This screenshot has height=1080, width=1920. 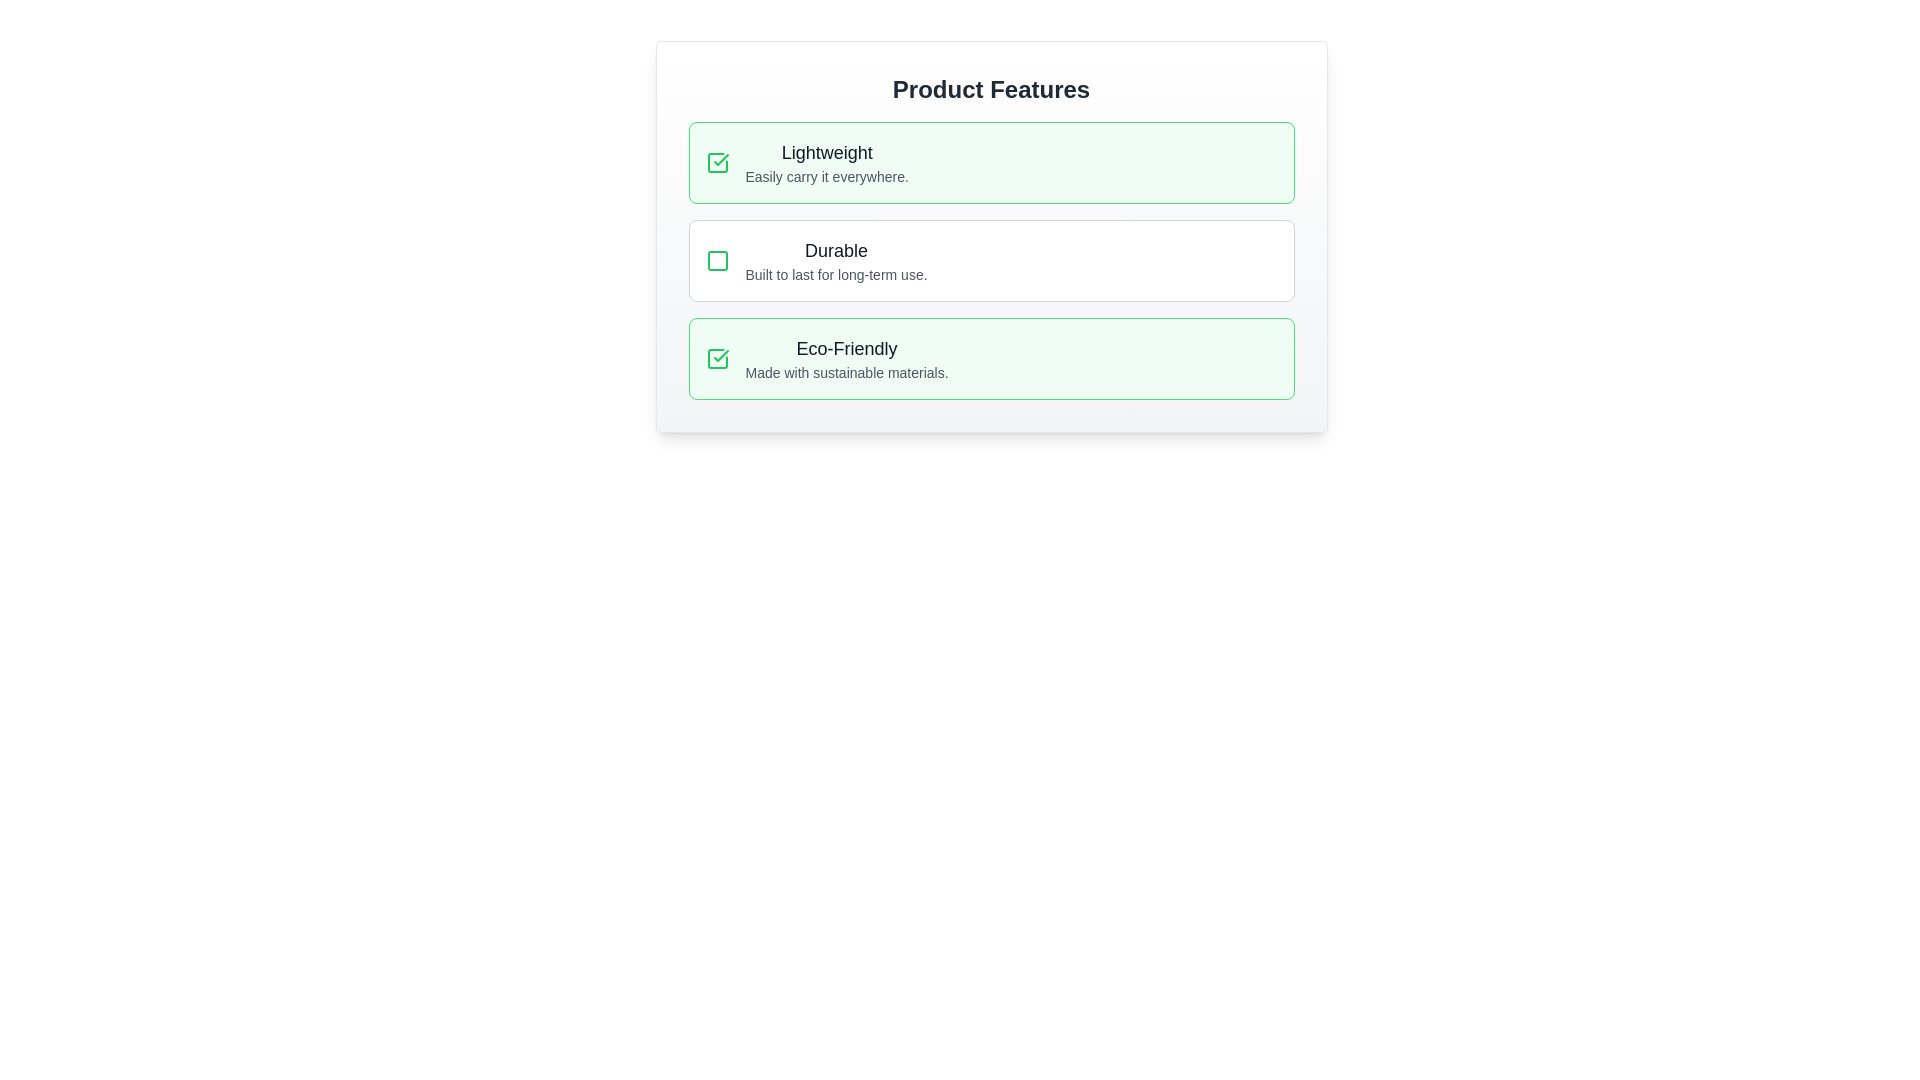 I want to click on the Rectangle icon with rounded corners that is associated with the 'Durable' text in the 'Product Features' list, so click(x=717, y=260).